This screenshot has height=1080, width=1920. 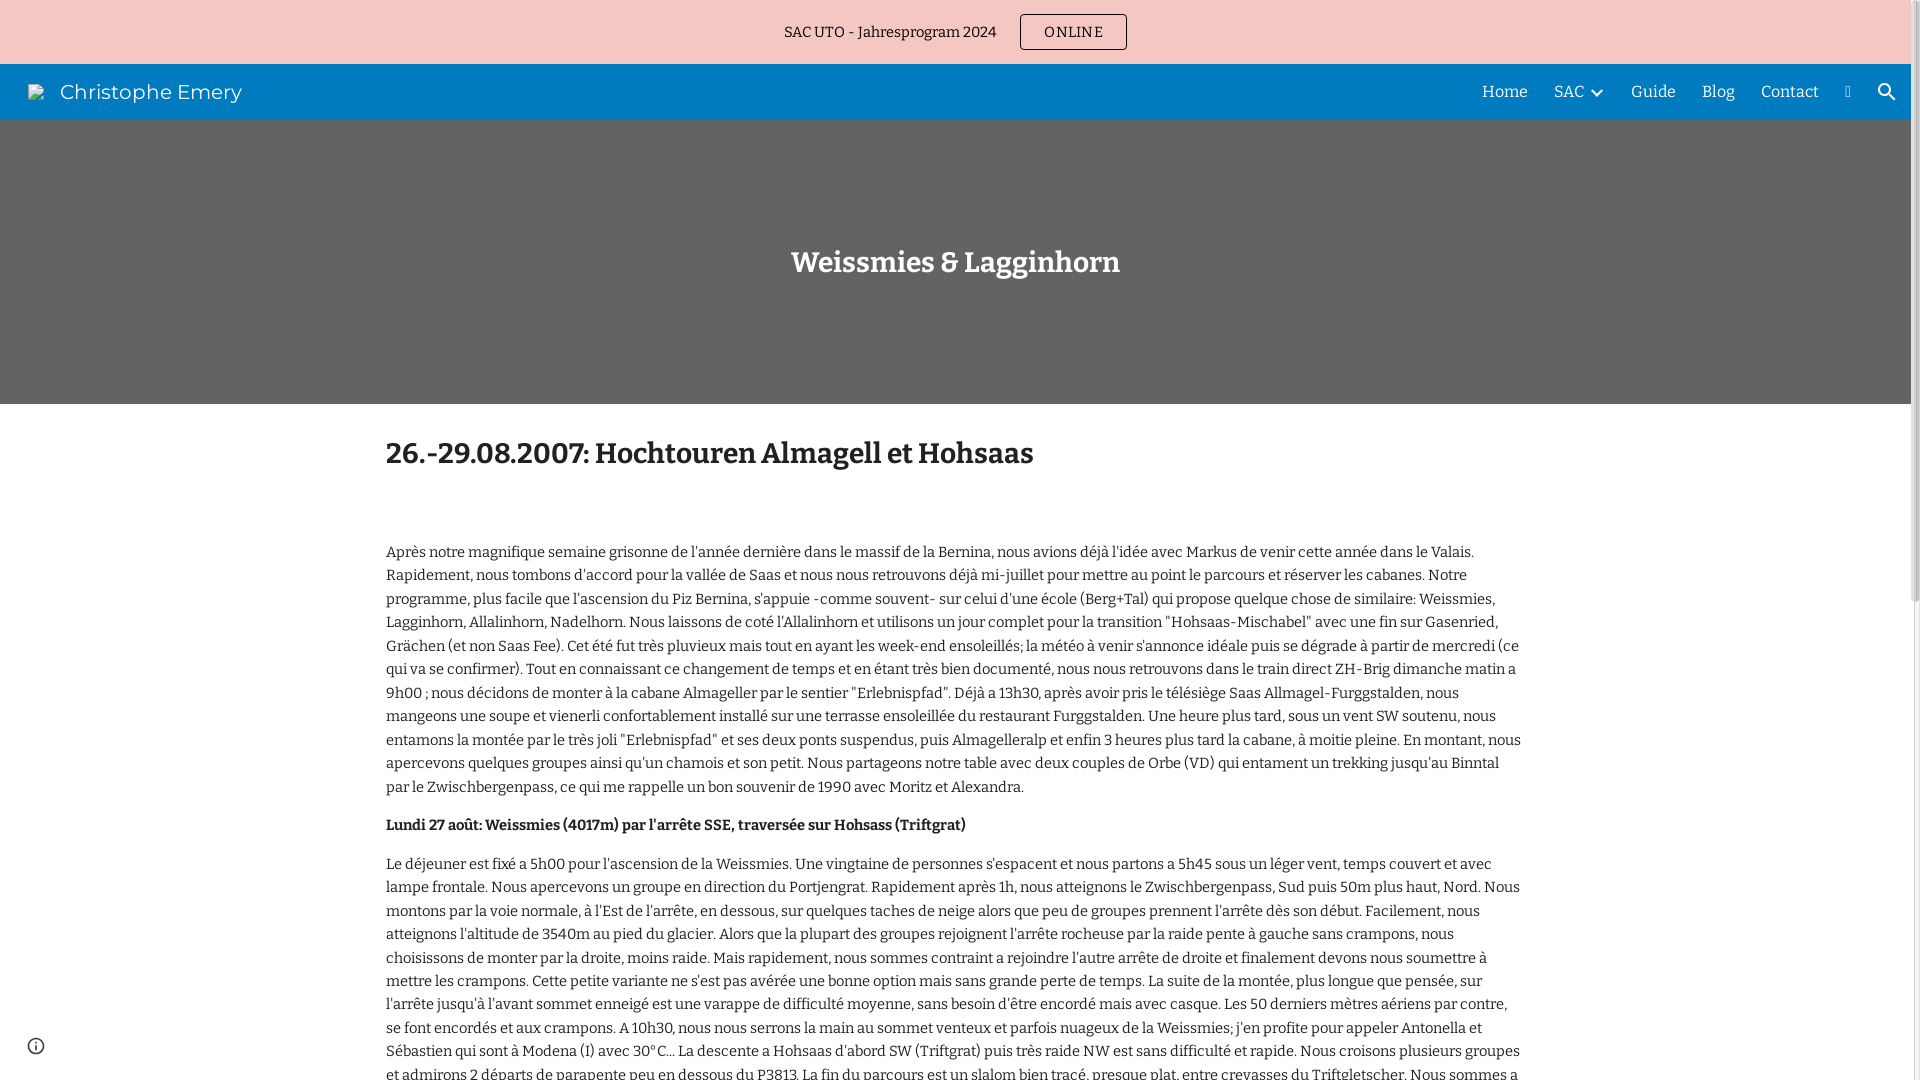 I want to click on 'ONLINE', so click(x=1072, y=31).